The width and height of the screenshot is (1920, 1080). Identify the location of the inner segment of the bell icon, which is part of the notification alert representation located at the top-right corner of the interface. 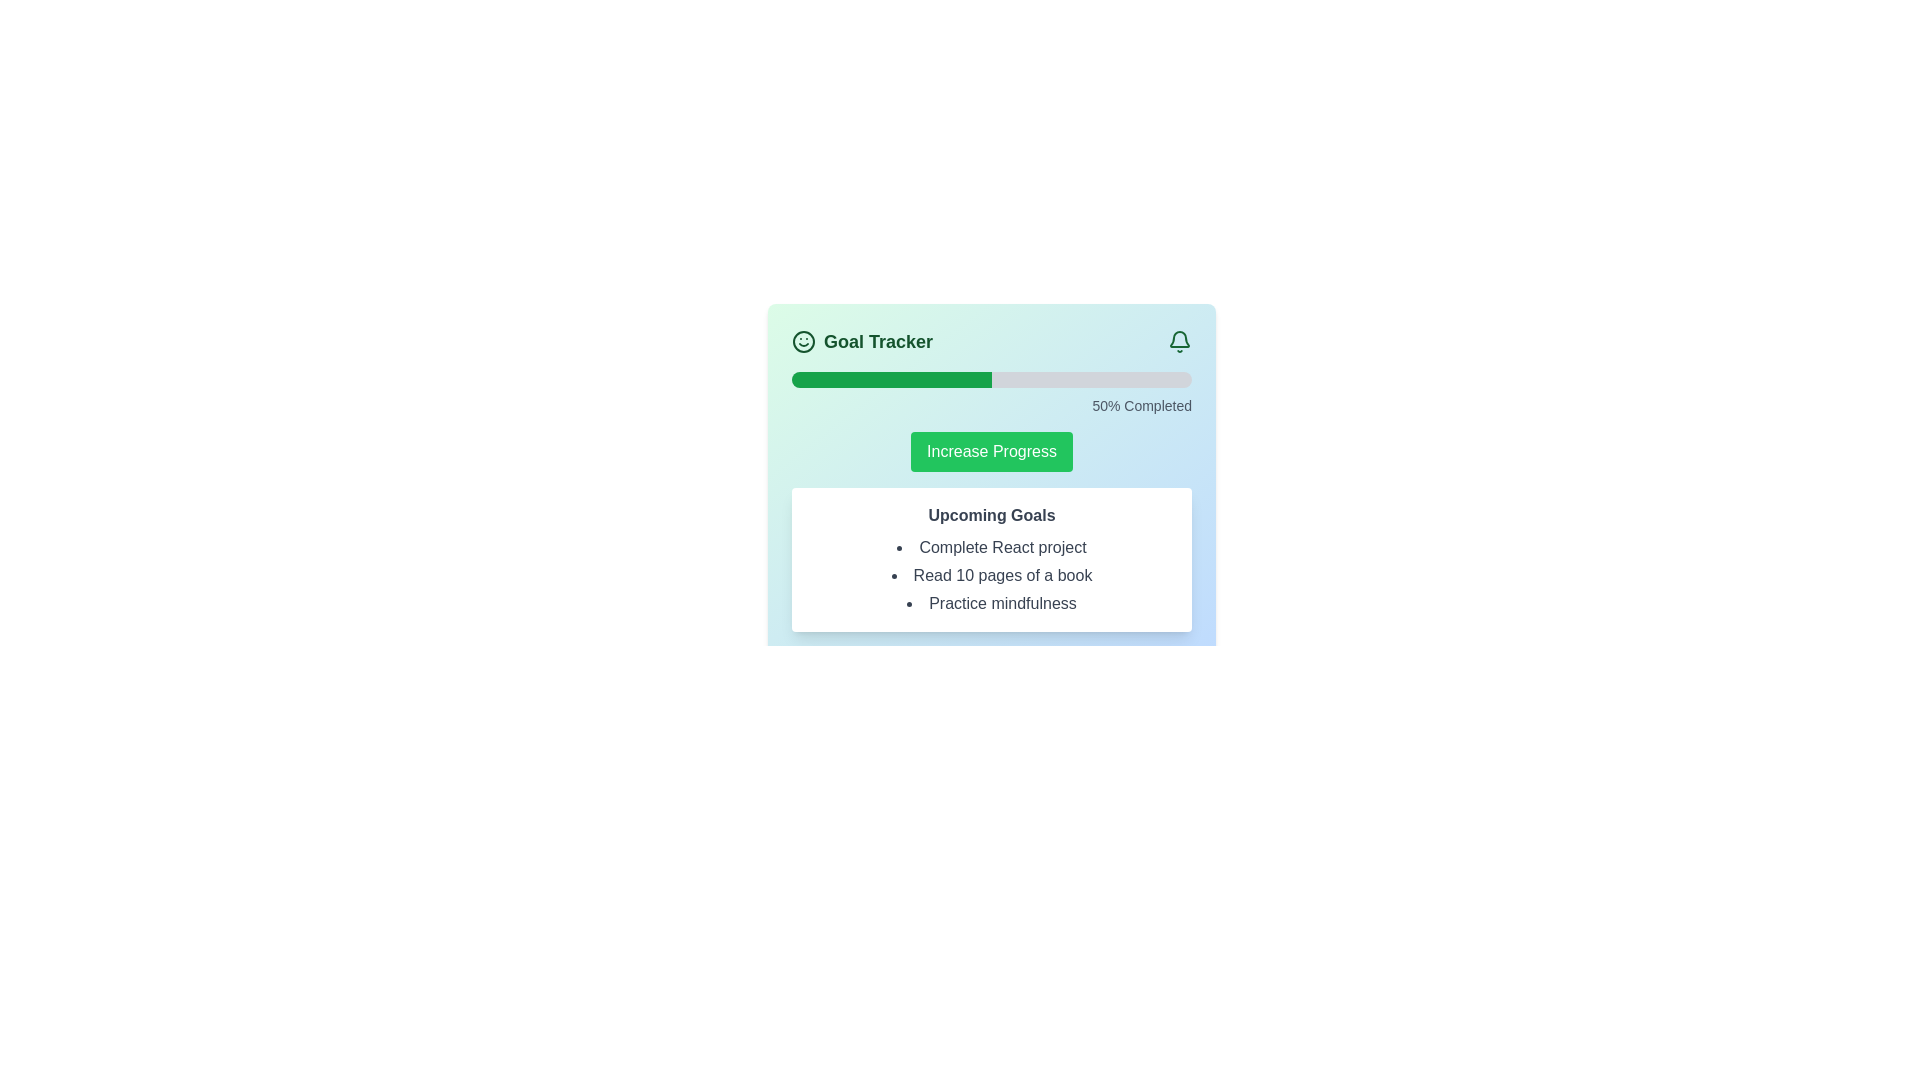
(1180, 338).